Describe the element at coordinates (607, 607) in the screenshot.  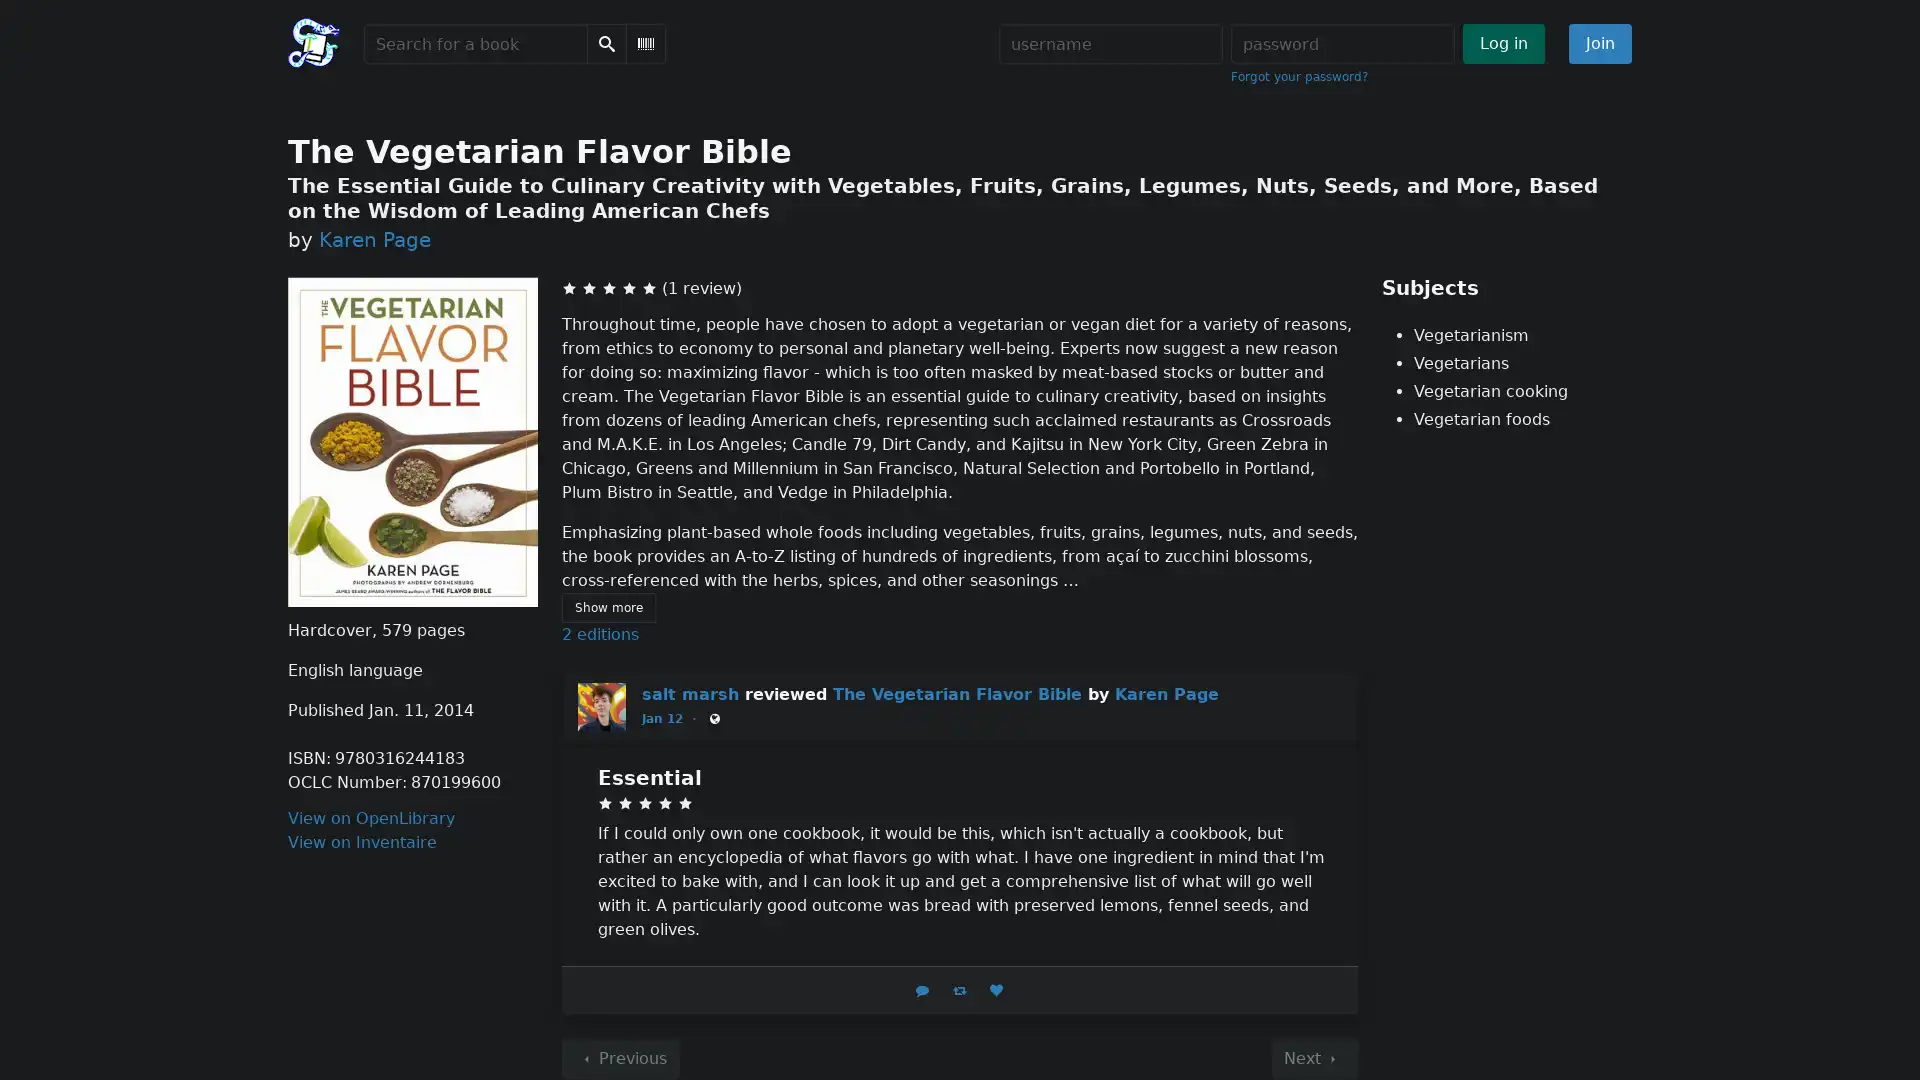
I see `Show more` at that location.